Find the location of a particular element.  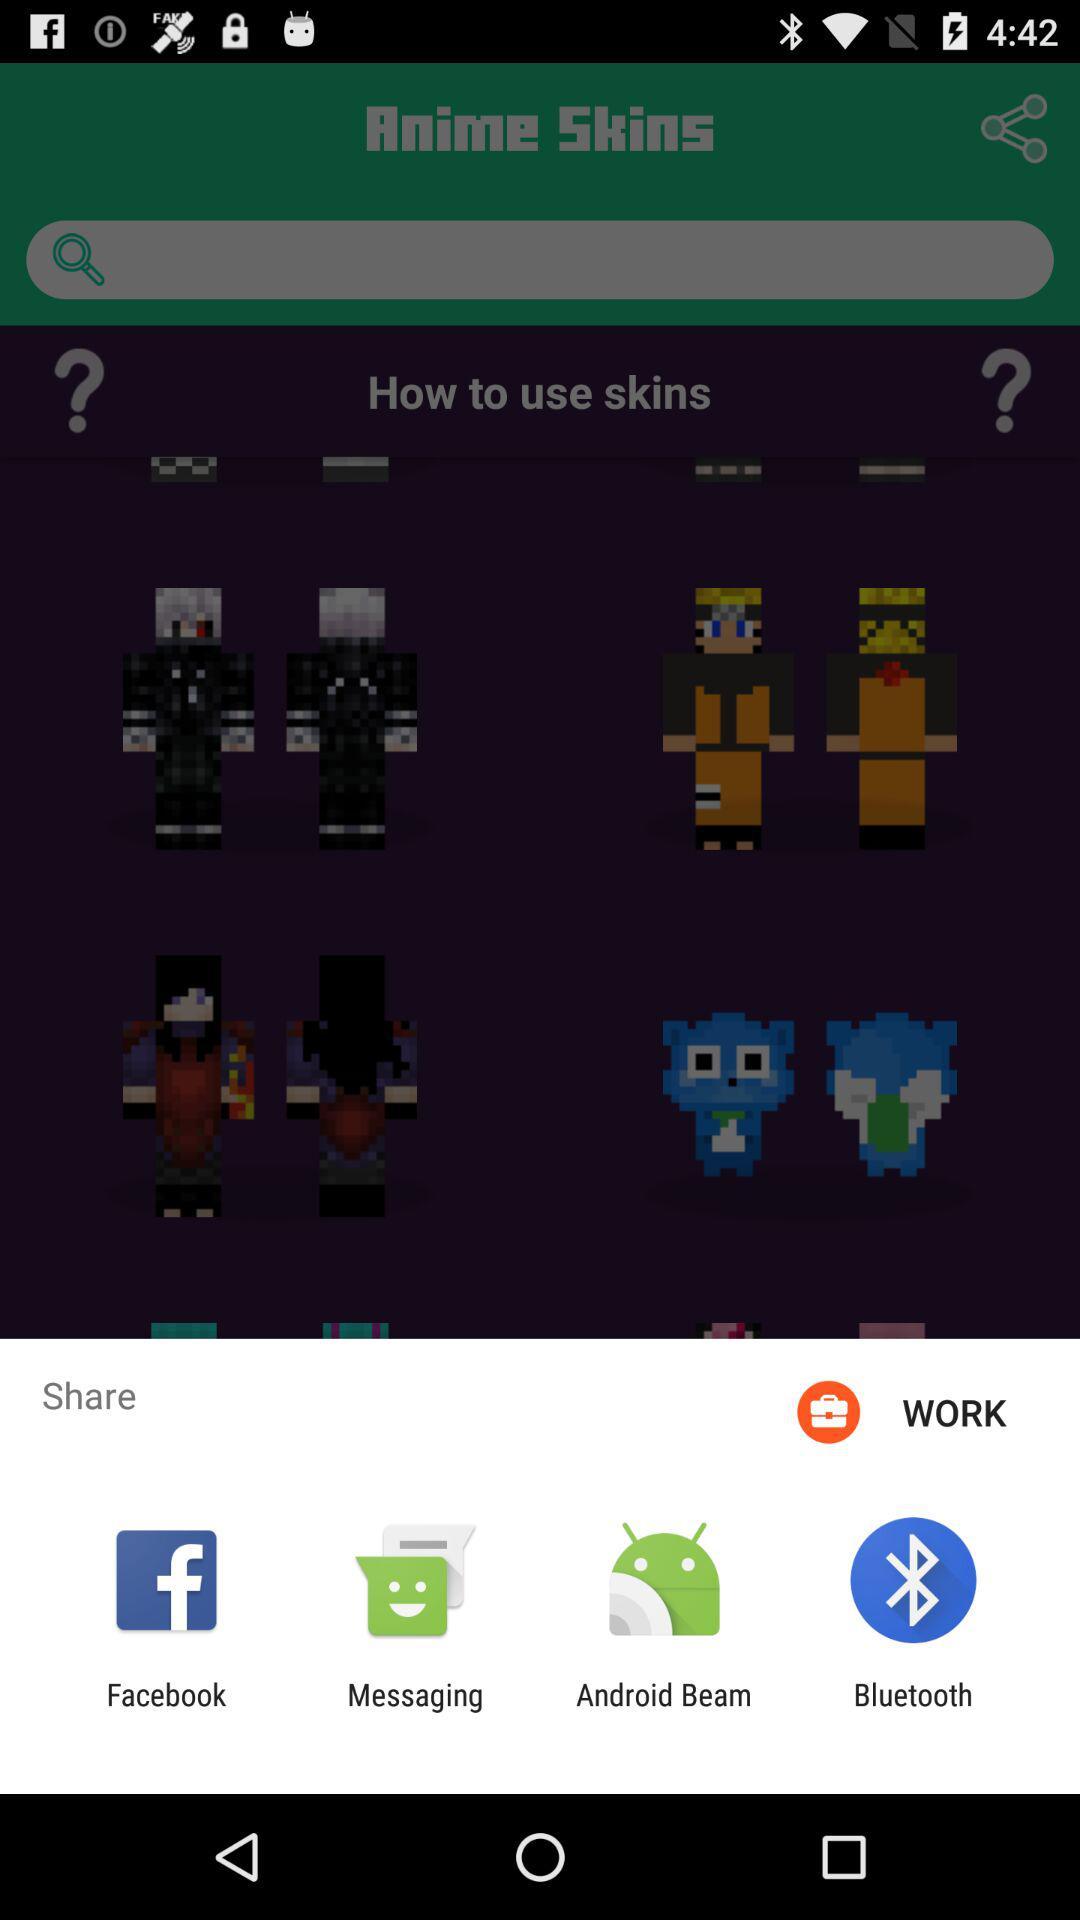

icon to the left of bluetooth icon is located at coordinates (664, 1711).